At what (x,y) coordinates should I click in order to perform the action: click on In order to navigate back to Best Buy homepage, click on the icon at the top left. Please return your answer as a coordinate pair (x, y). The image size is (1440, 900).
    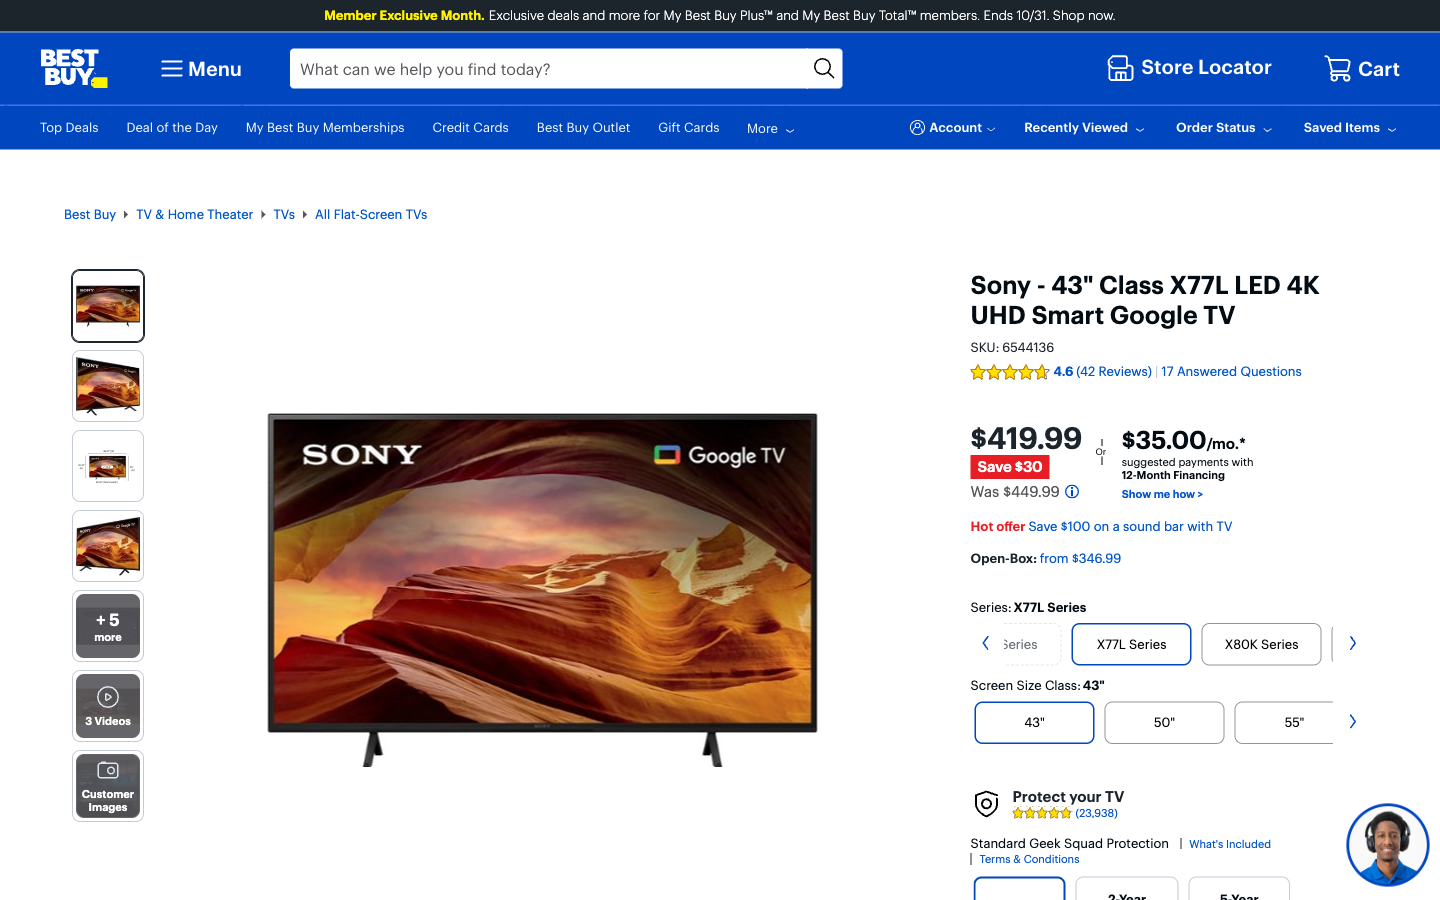
    Looking at the image, I should click on (74, 68).